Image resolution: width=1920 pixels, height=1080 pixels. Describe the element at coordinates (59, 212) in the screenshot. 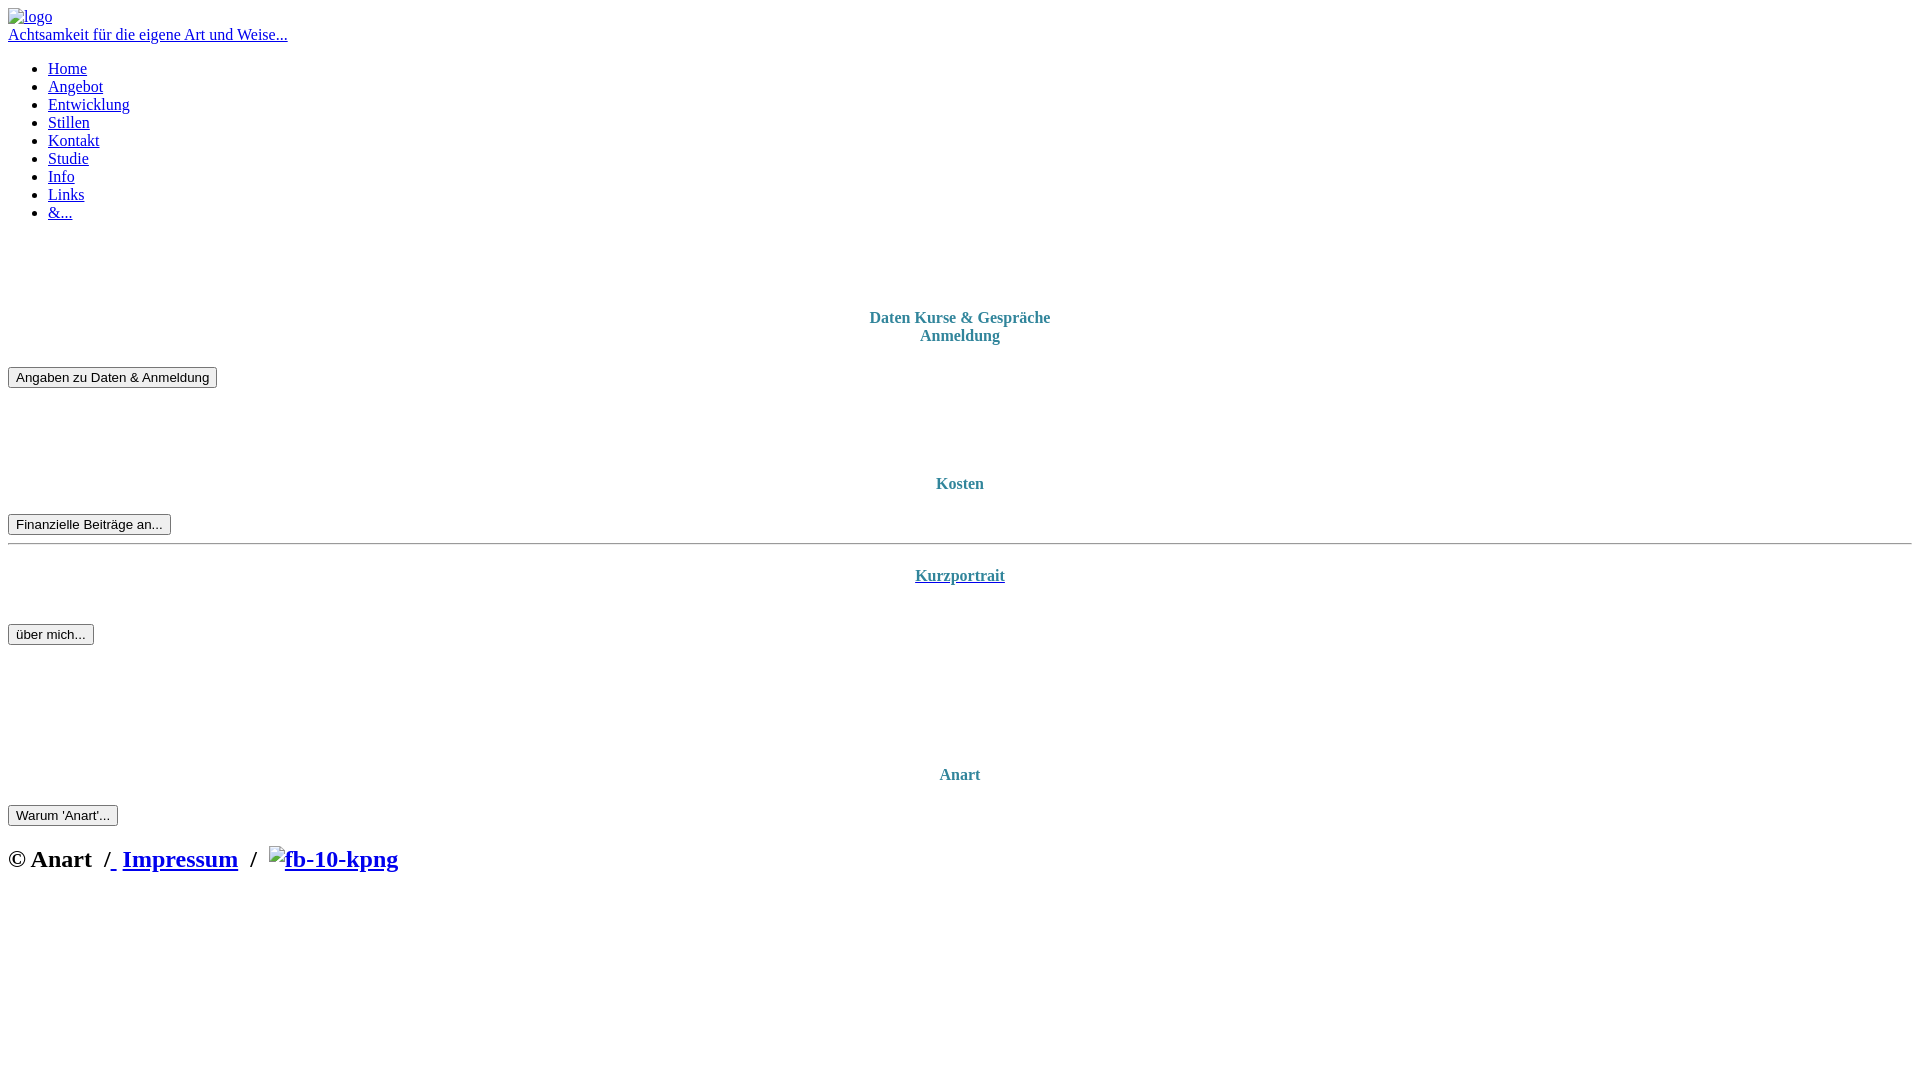

I see `'&...'` at that location.